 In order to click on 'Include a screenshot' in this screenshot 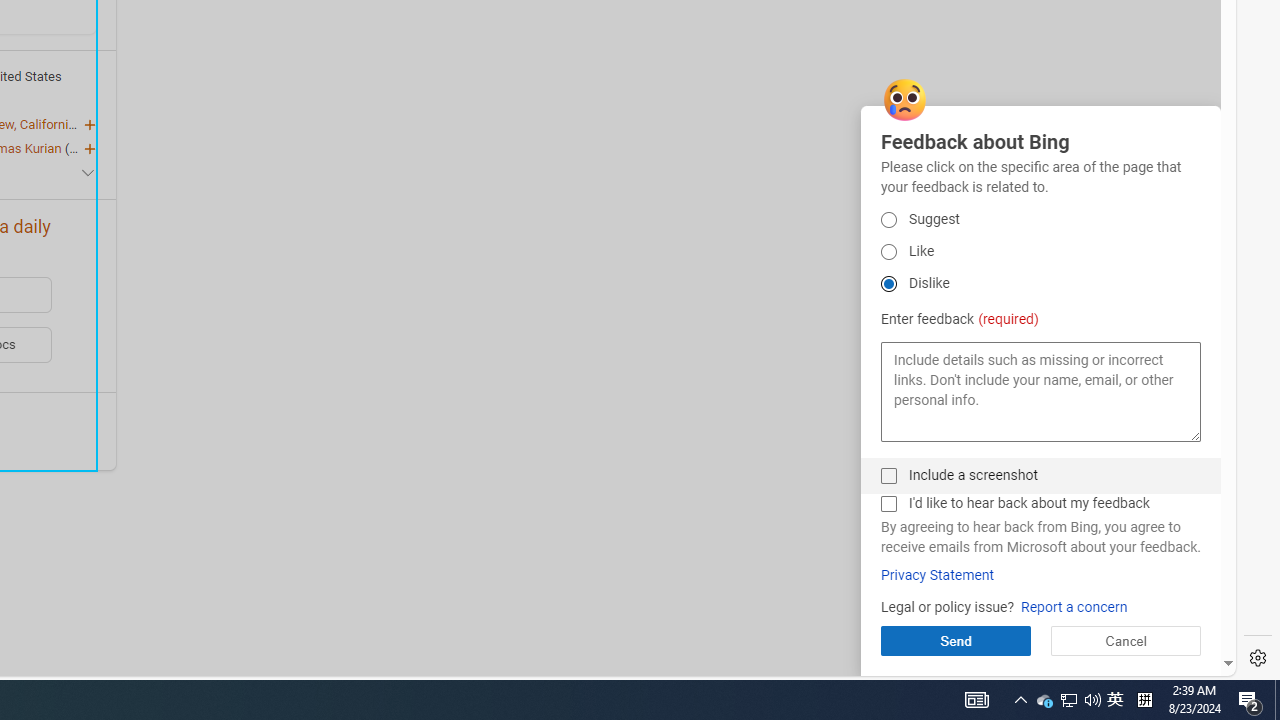, I will do `click(887, 475)`.